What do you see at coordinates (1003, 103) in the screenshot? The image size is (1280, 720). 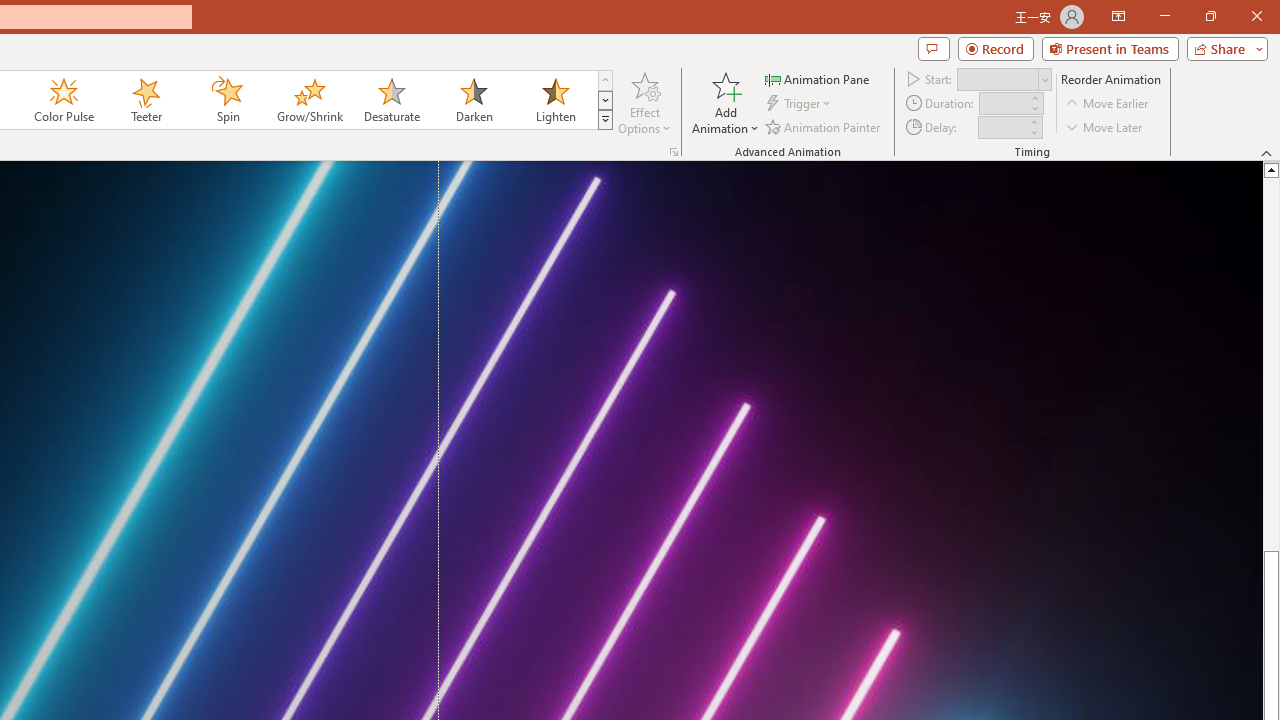 I see `'Animation Duration'` at bounding box center [1003, 103].